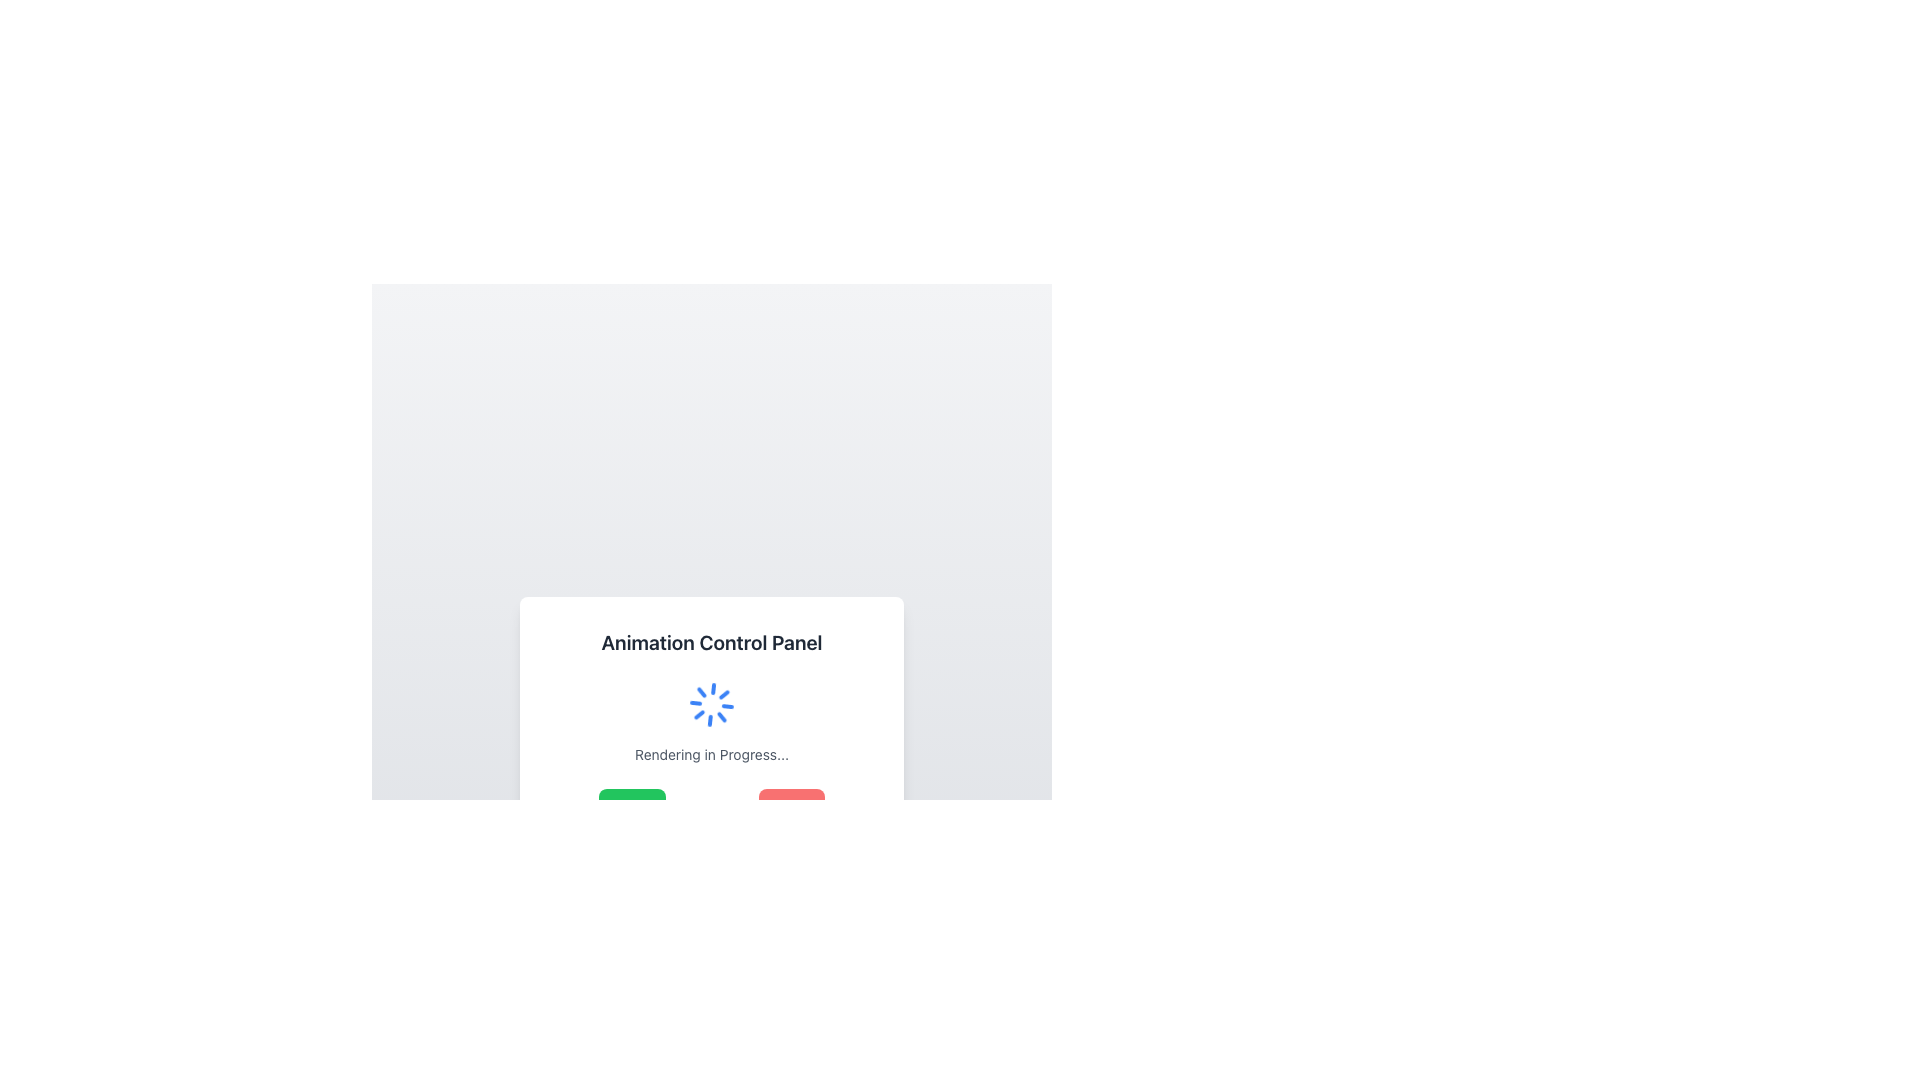 The height and width of the screenshot is (1080, 1920). What do you see at coordinates (711, 806) in the screenshot?
I see `the 'Start' button located within the 'Animation Control Panel' to initiate or resume the animation process` at bounding box center [711, 806].